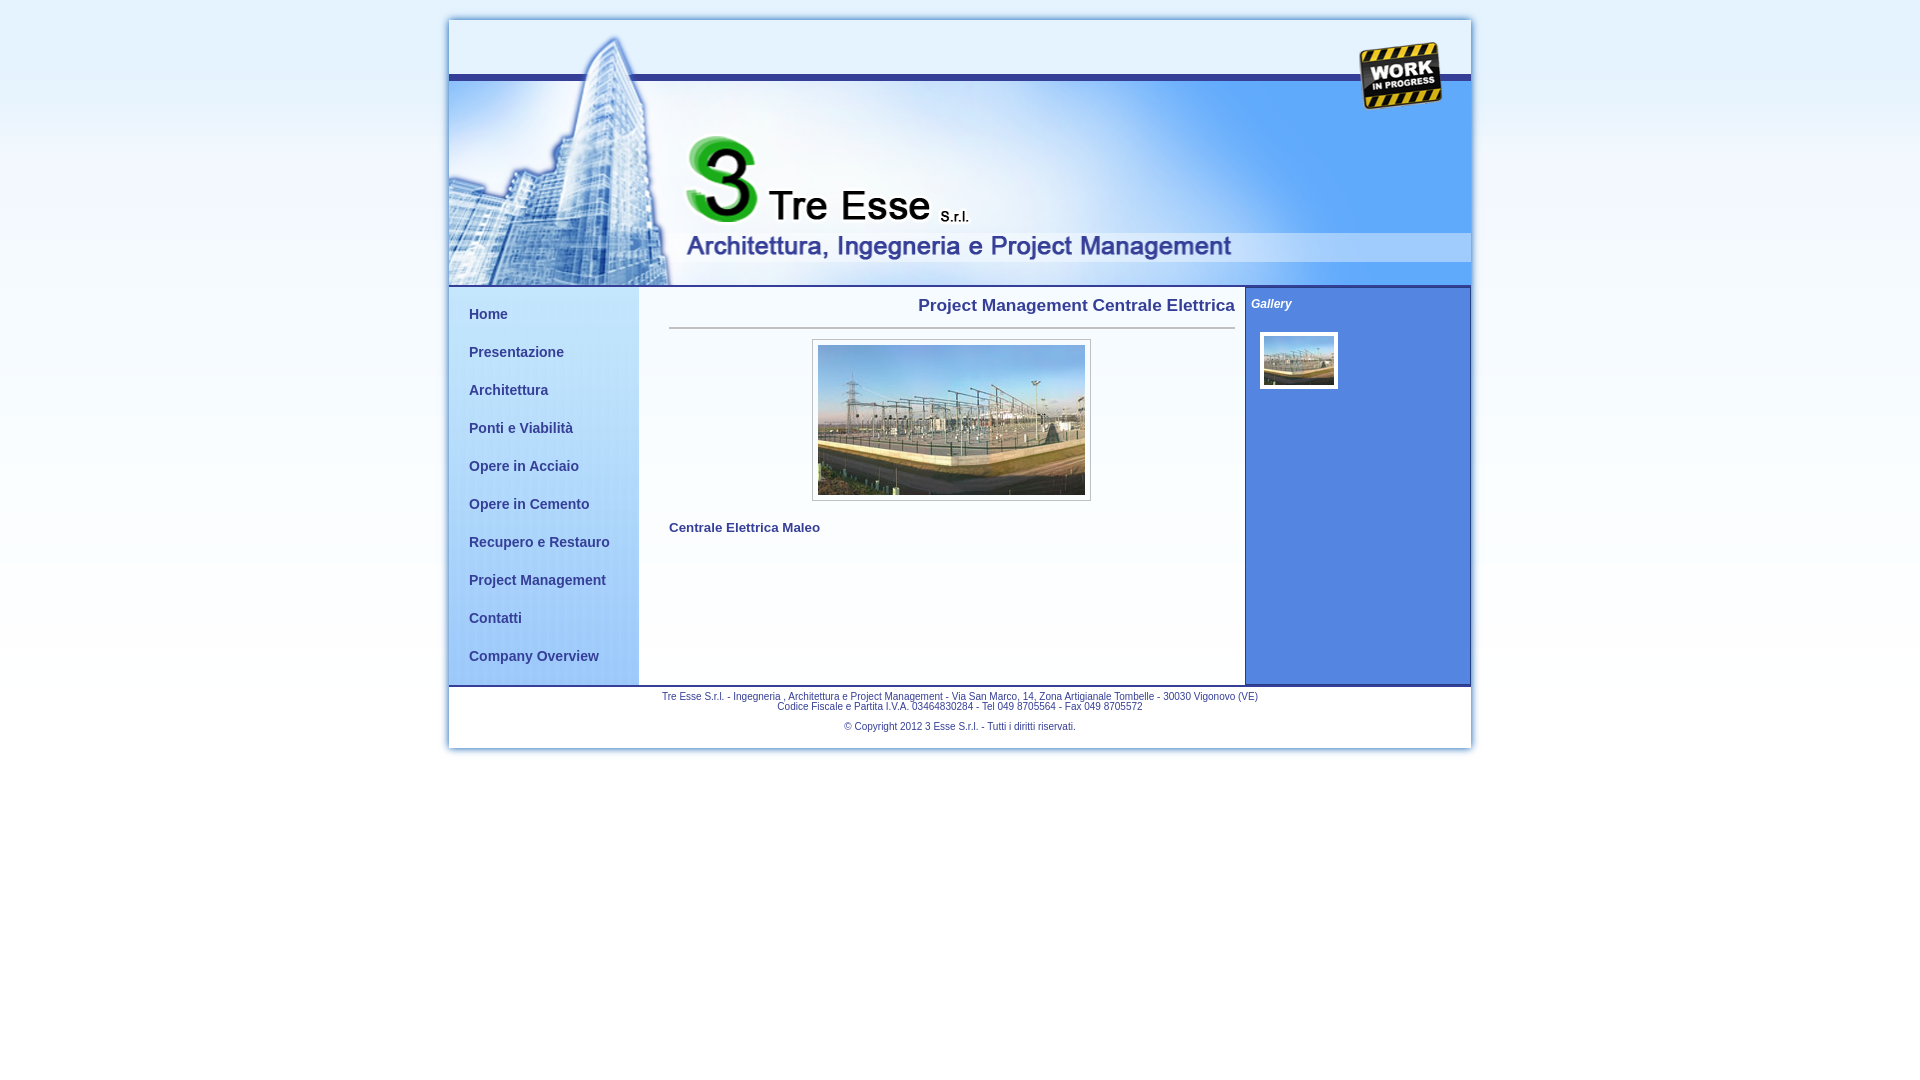  I want to click on 'Presentazione', so click(516, 350).